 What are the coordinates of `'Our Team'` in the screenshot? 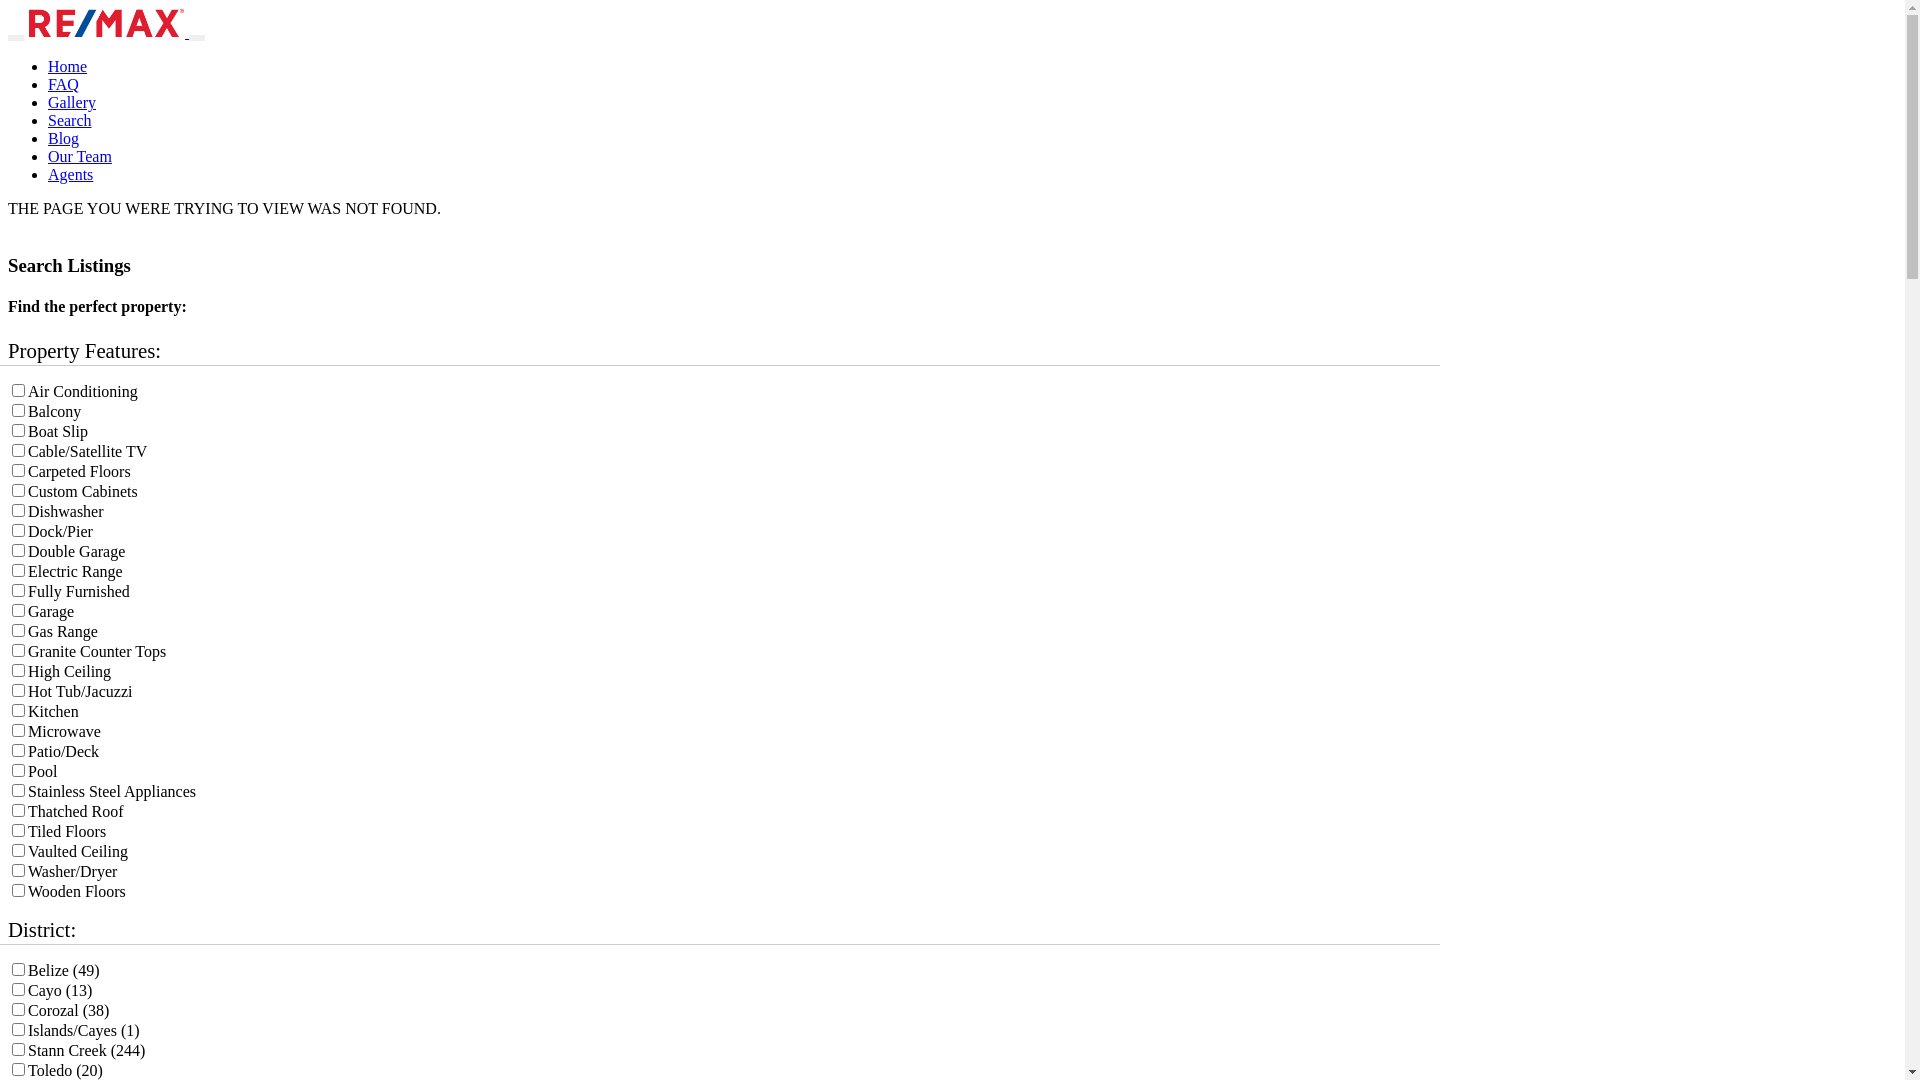 It's located at (80, 155).